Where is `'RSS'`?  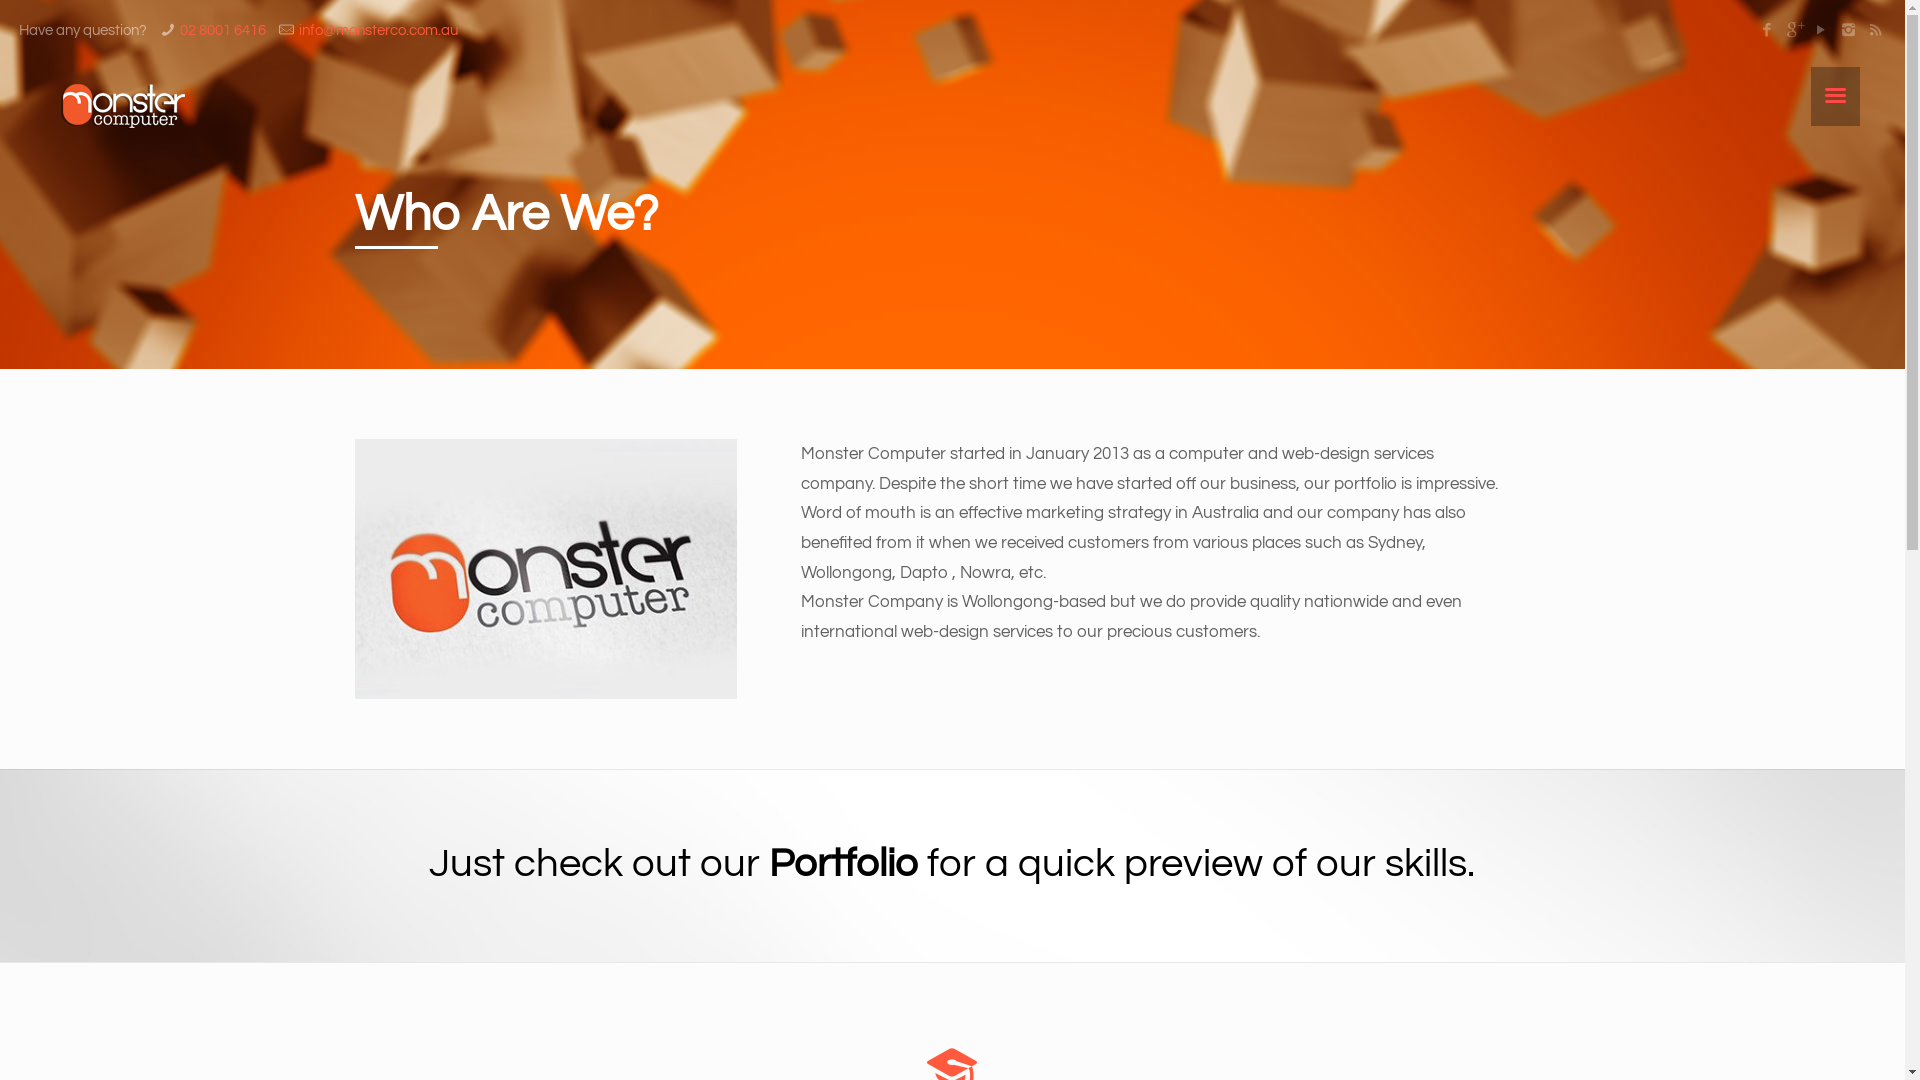 'RSS' is located at coordinates (1864, 30).